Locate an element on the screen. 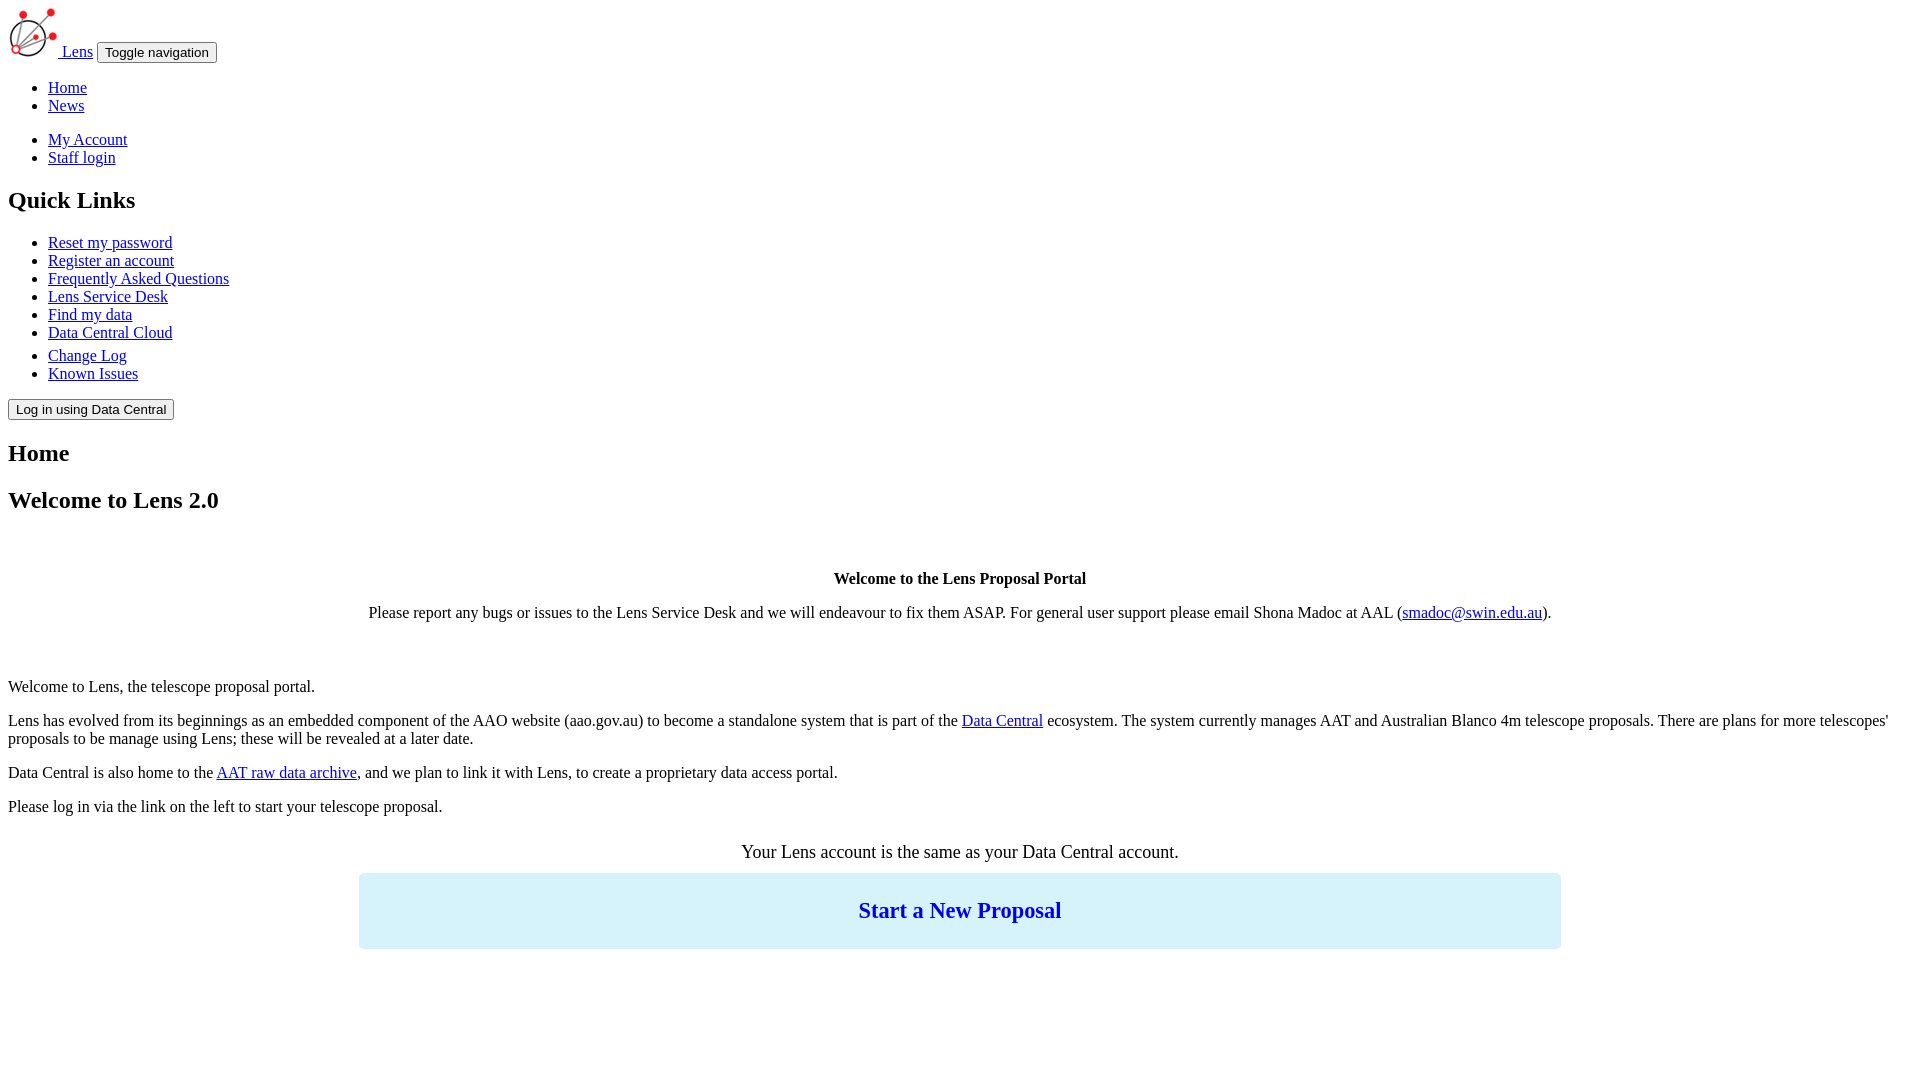 This screenshot has height=1080, width=1920. 'Log in using Data Central' is located at coordinates (90, 408).